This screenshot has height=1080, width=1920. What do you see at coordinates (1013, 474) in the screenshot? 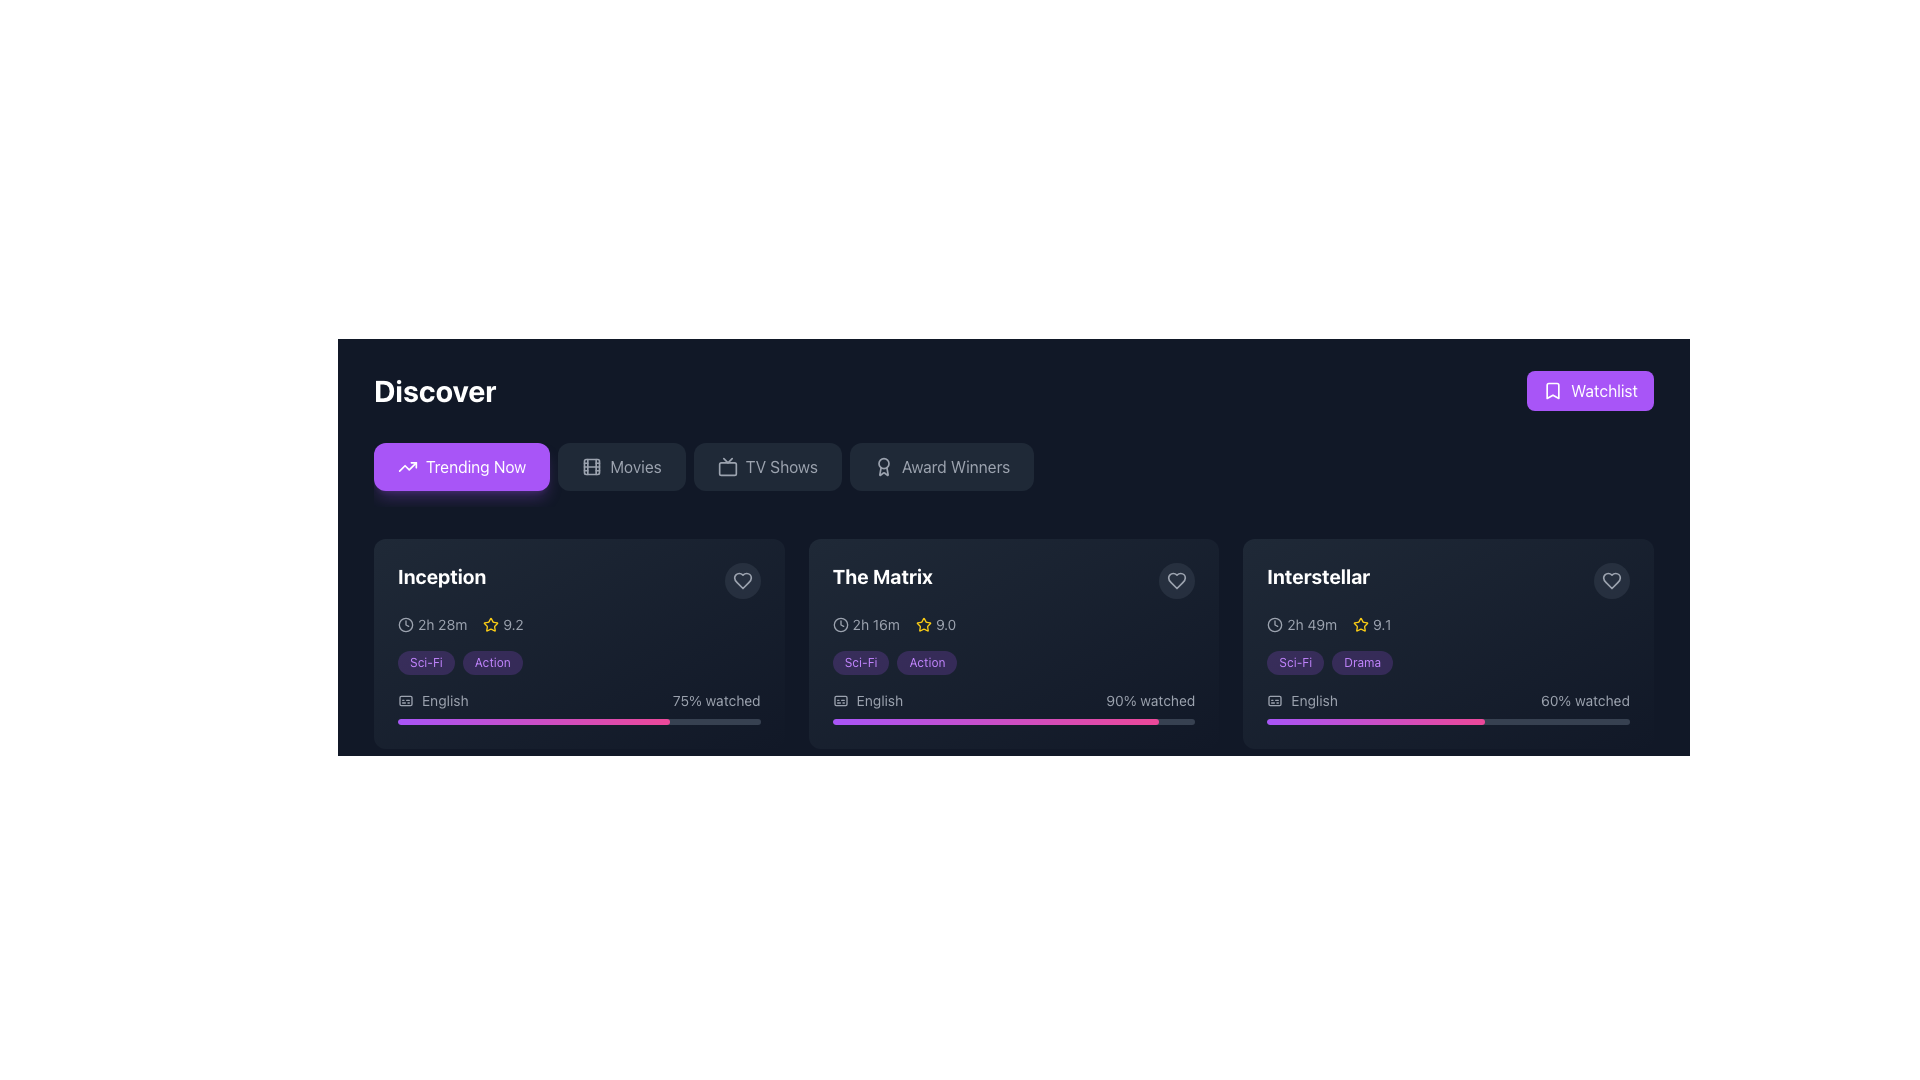
I see `the fourth button from the left in the horizontal bar below the 'Discover' title to filter for award-winning entries` at bounding box center [1013, 474].